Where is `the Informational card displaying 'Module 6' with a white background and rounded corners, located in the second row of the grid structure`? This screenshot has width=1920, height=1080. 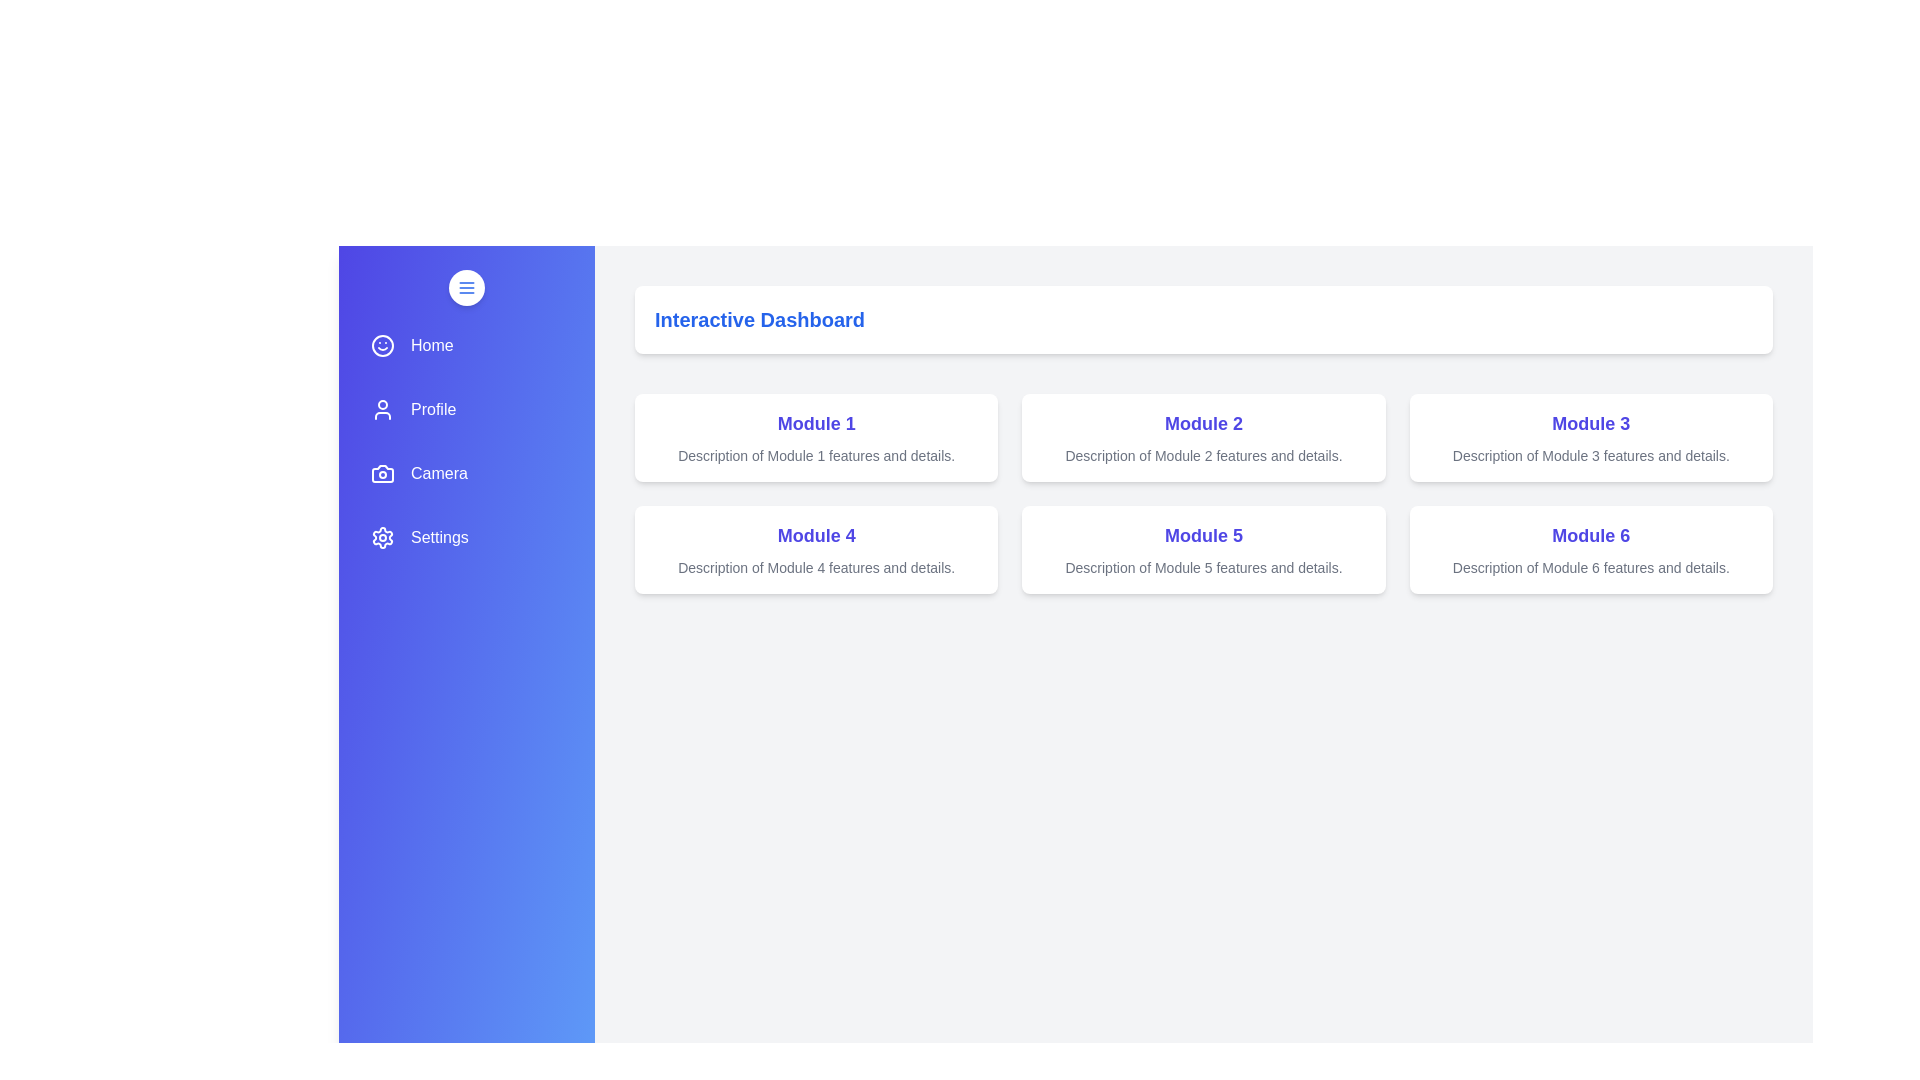 the Informational card displaying 'Module 6' with a white background and rounded corners, located in the second row of the grid structure is located at coordinates (1590, 550).